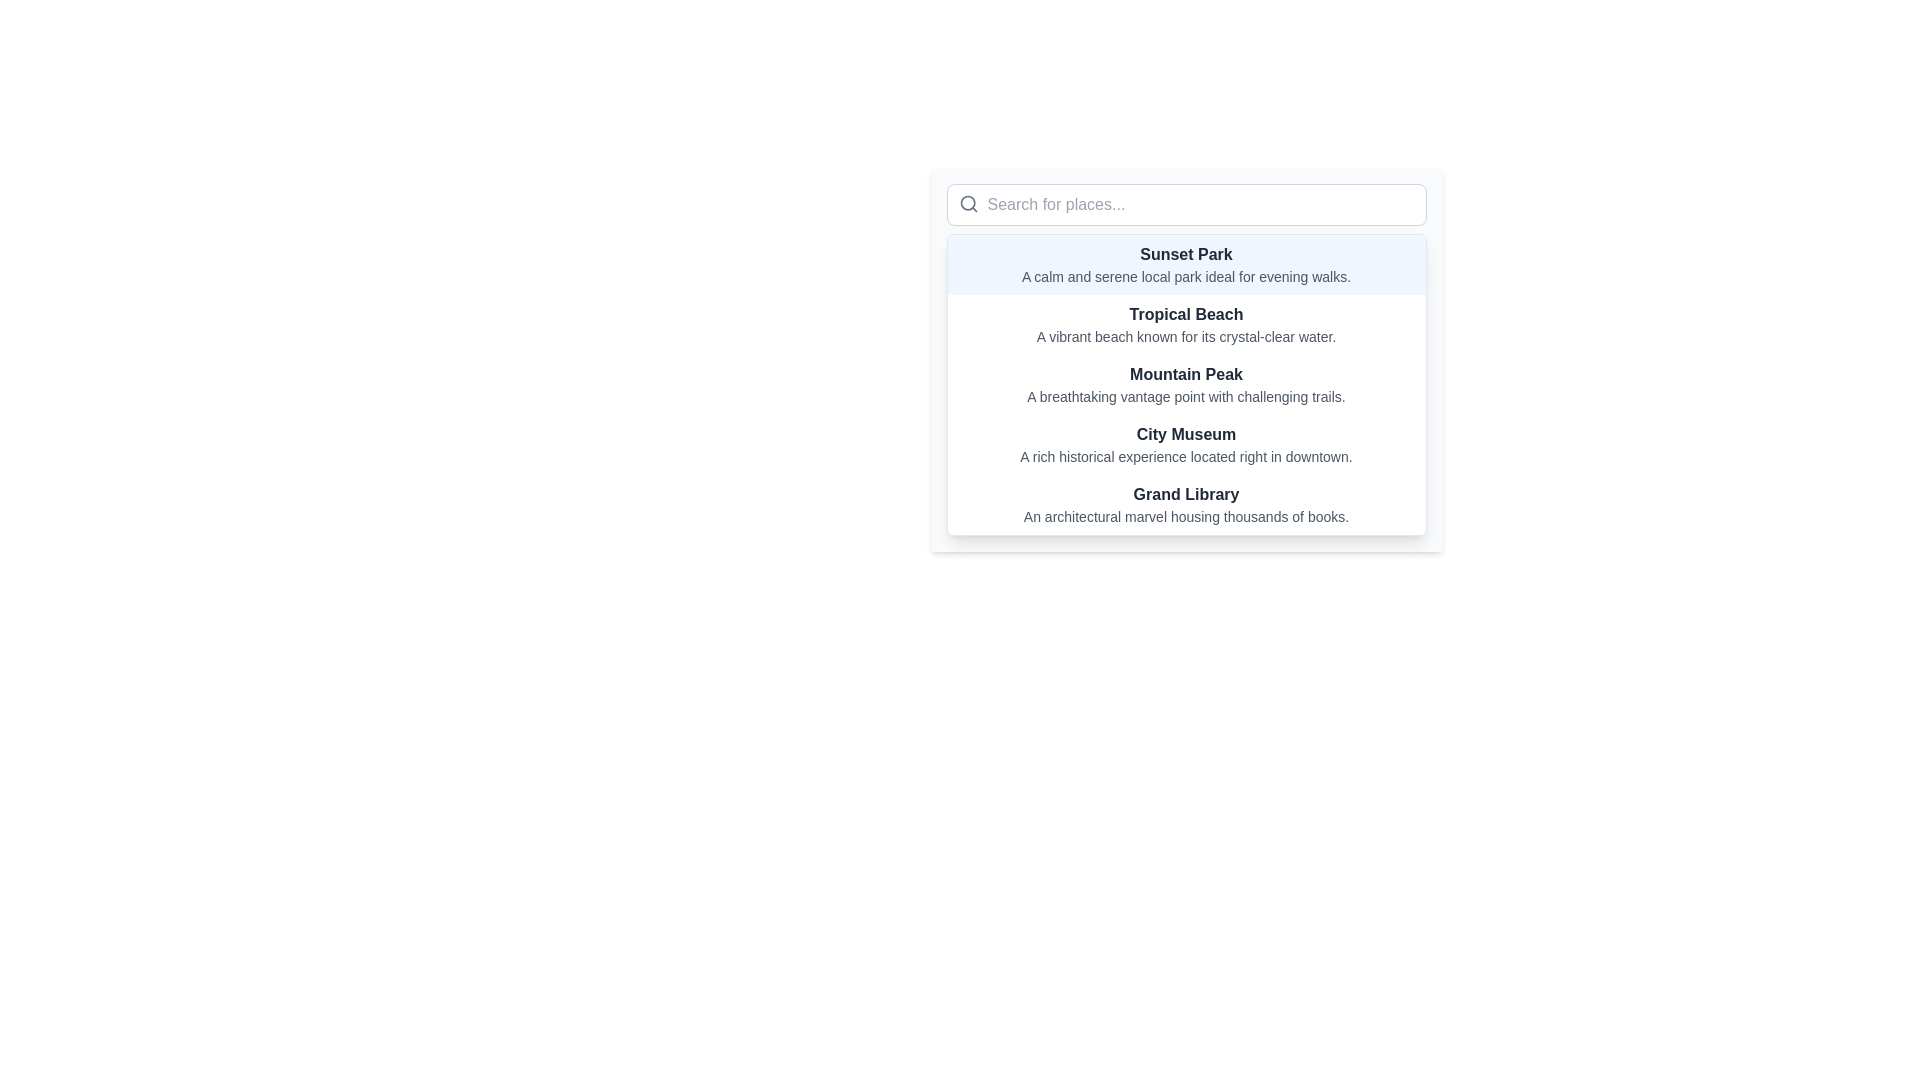  Describe the element at coordinates (1186, 494) in the screenshot. I see `the label titled 'Grand Library' which identifies the location in the list of places` at that location.